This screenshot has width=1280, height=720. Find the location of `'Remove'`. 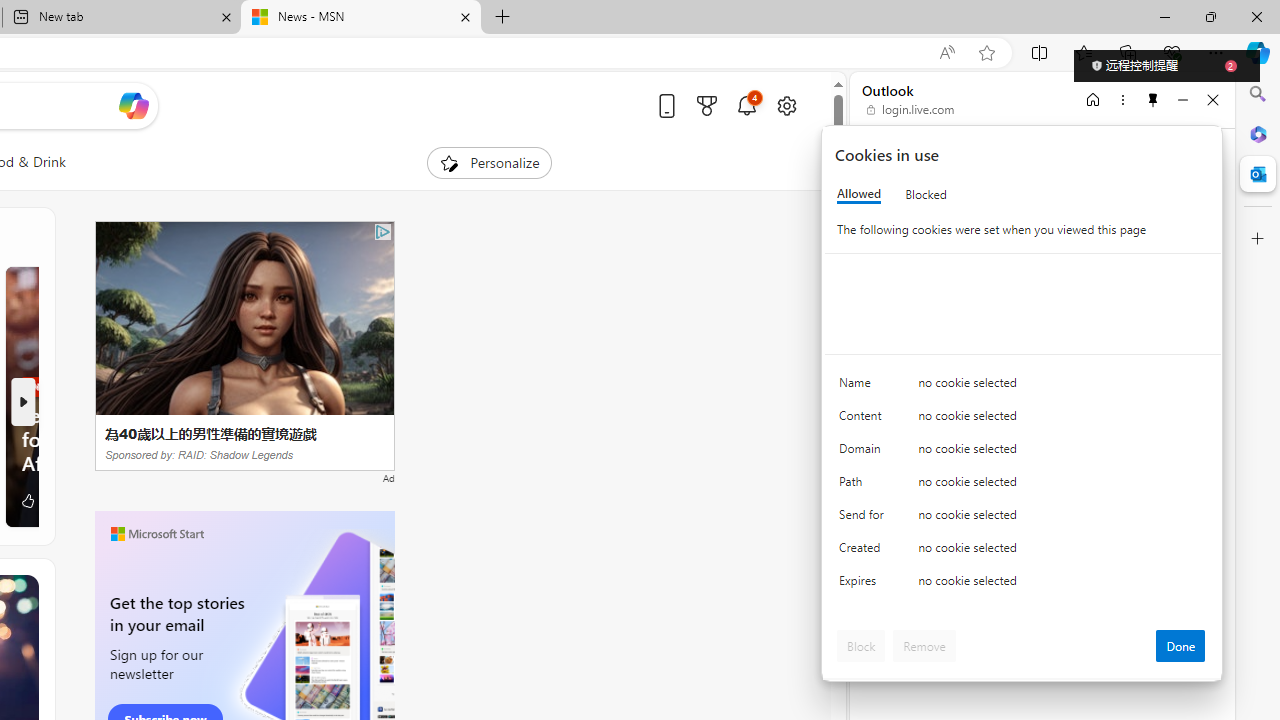

'Remove' is located at coordinates (923, 645).